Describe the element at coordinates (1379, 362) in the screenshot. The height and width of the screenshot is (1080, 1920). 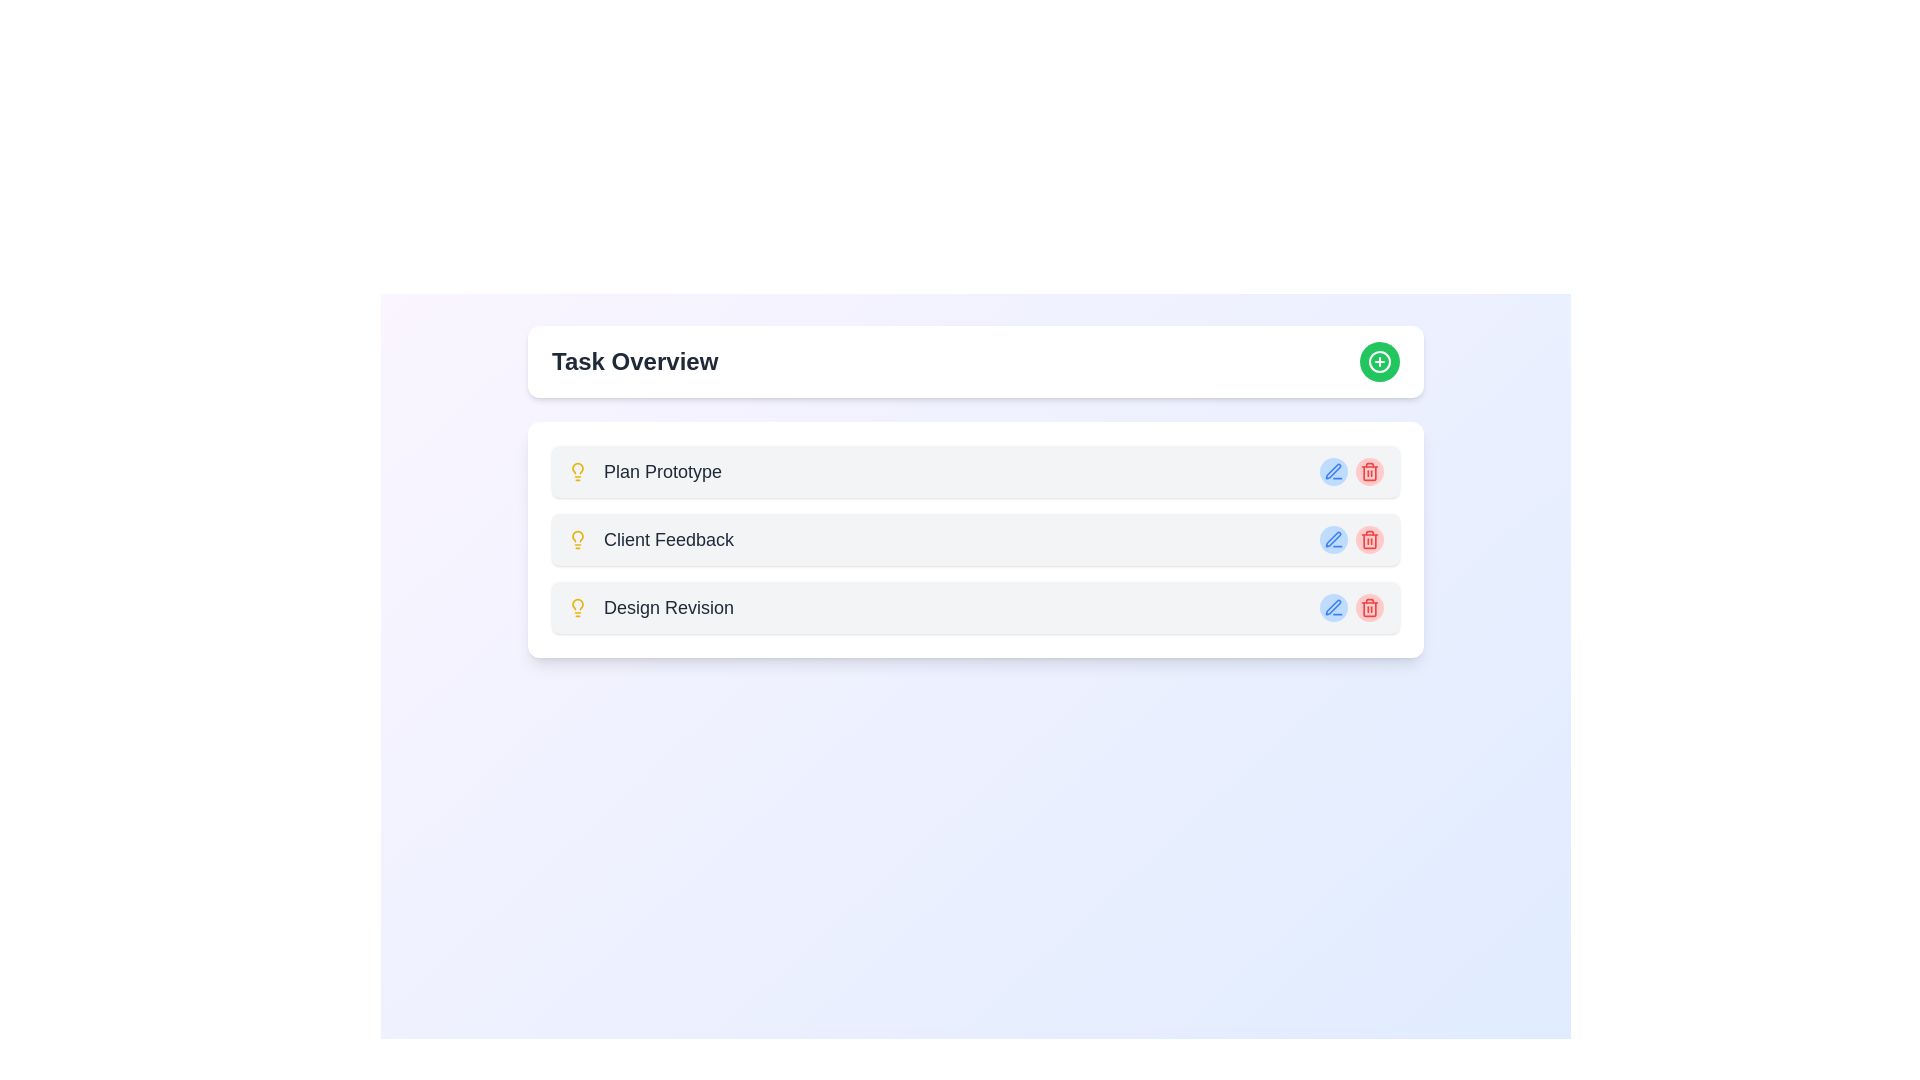
I see `the green circular button with a white addition symbol (+) located in the top-right corner of the 'Task Overview' header` at that location.